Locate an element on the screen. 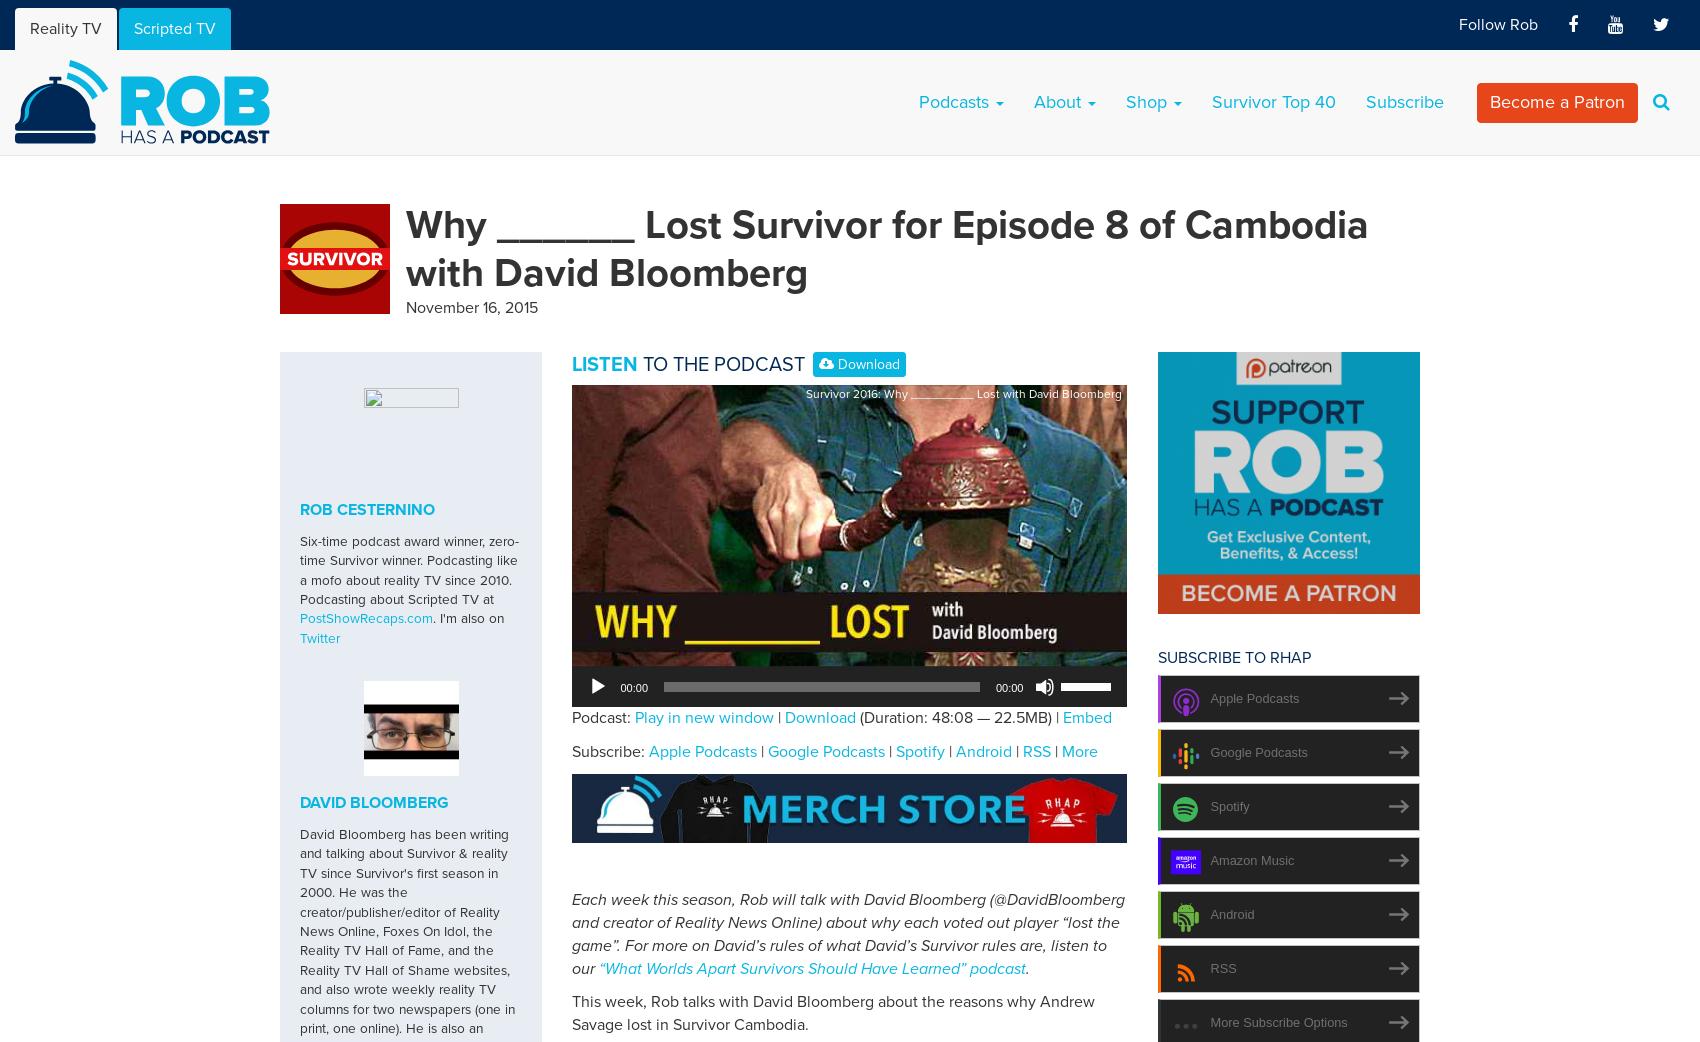 This screenshot has width=1700, height=1042. '. I'm also on' is located at coordinates (468, 618).